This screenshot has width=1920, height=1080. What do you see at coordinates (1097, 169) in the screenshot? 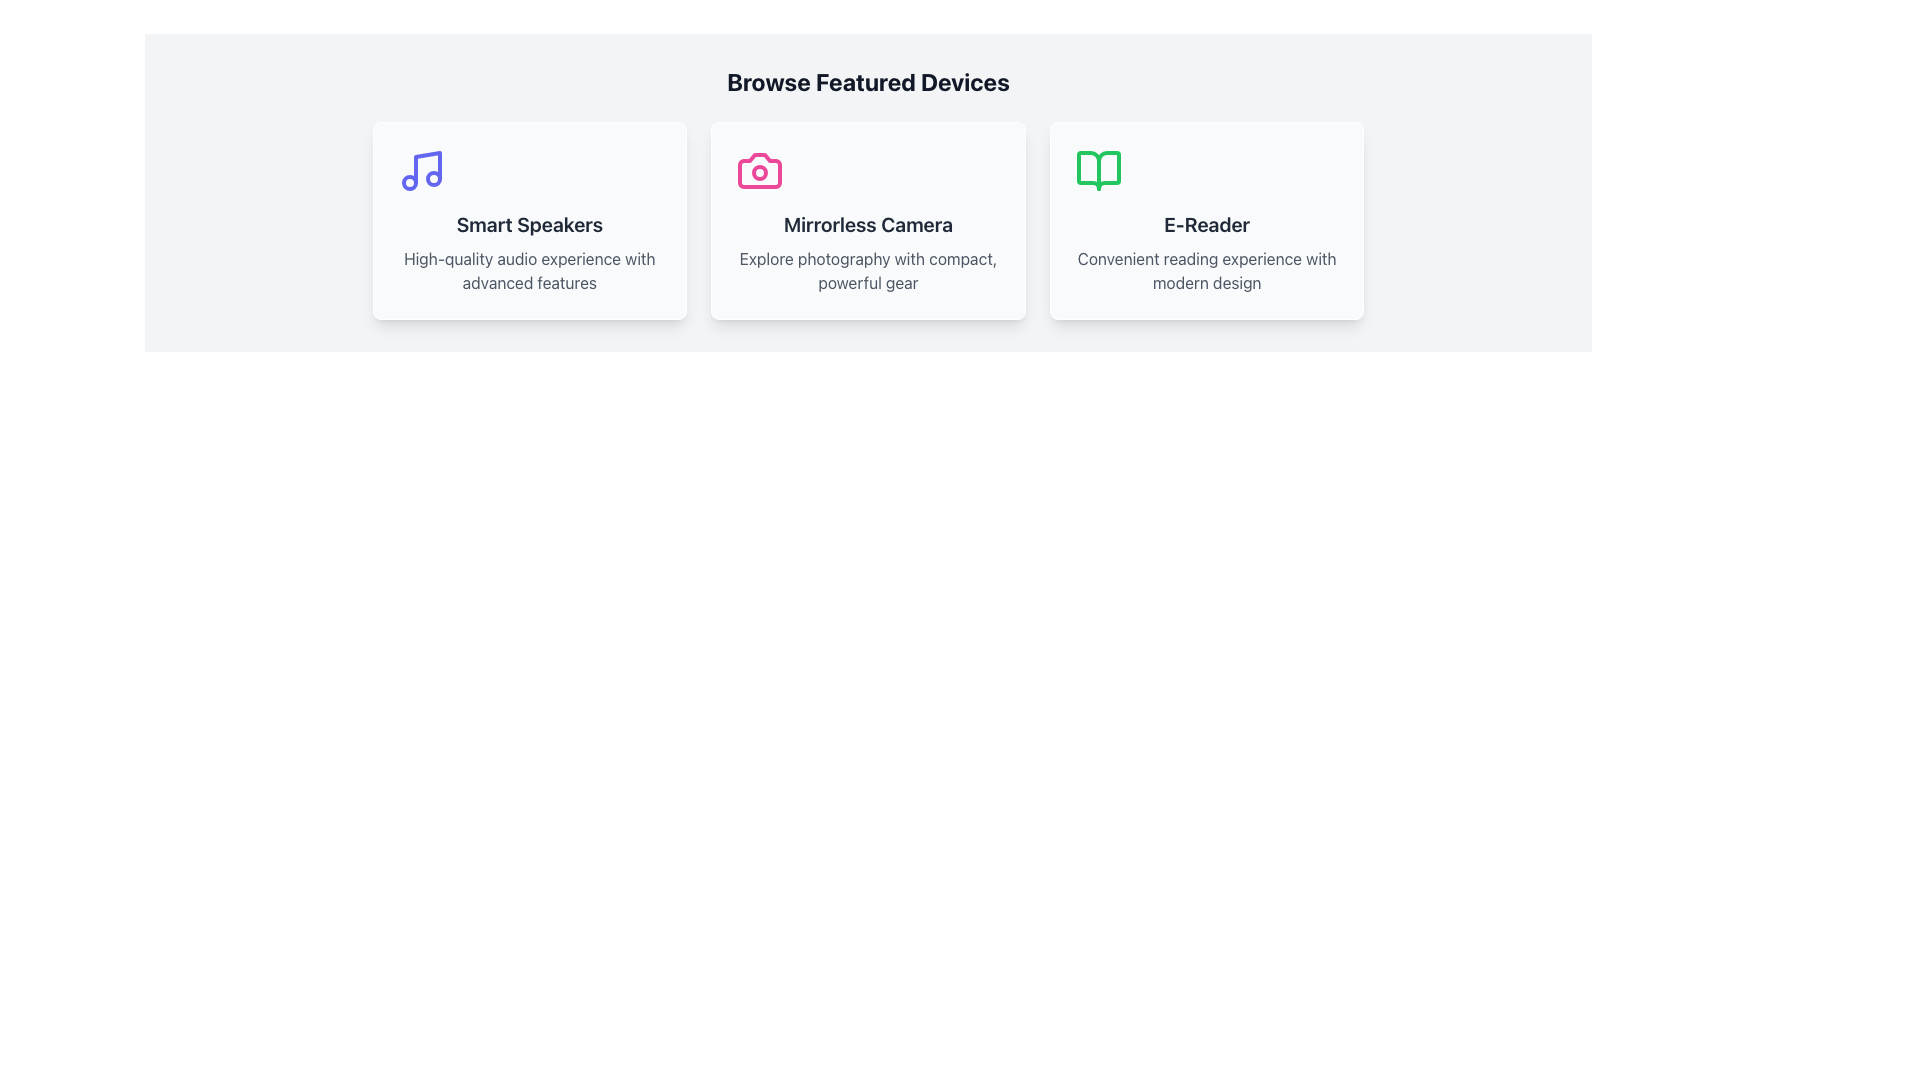
I see `the green book icon in the 'E-Reader' section` at bounding box center [1097, 169].